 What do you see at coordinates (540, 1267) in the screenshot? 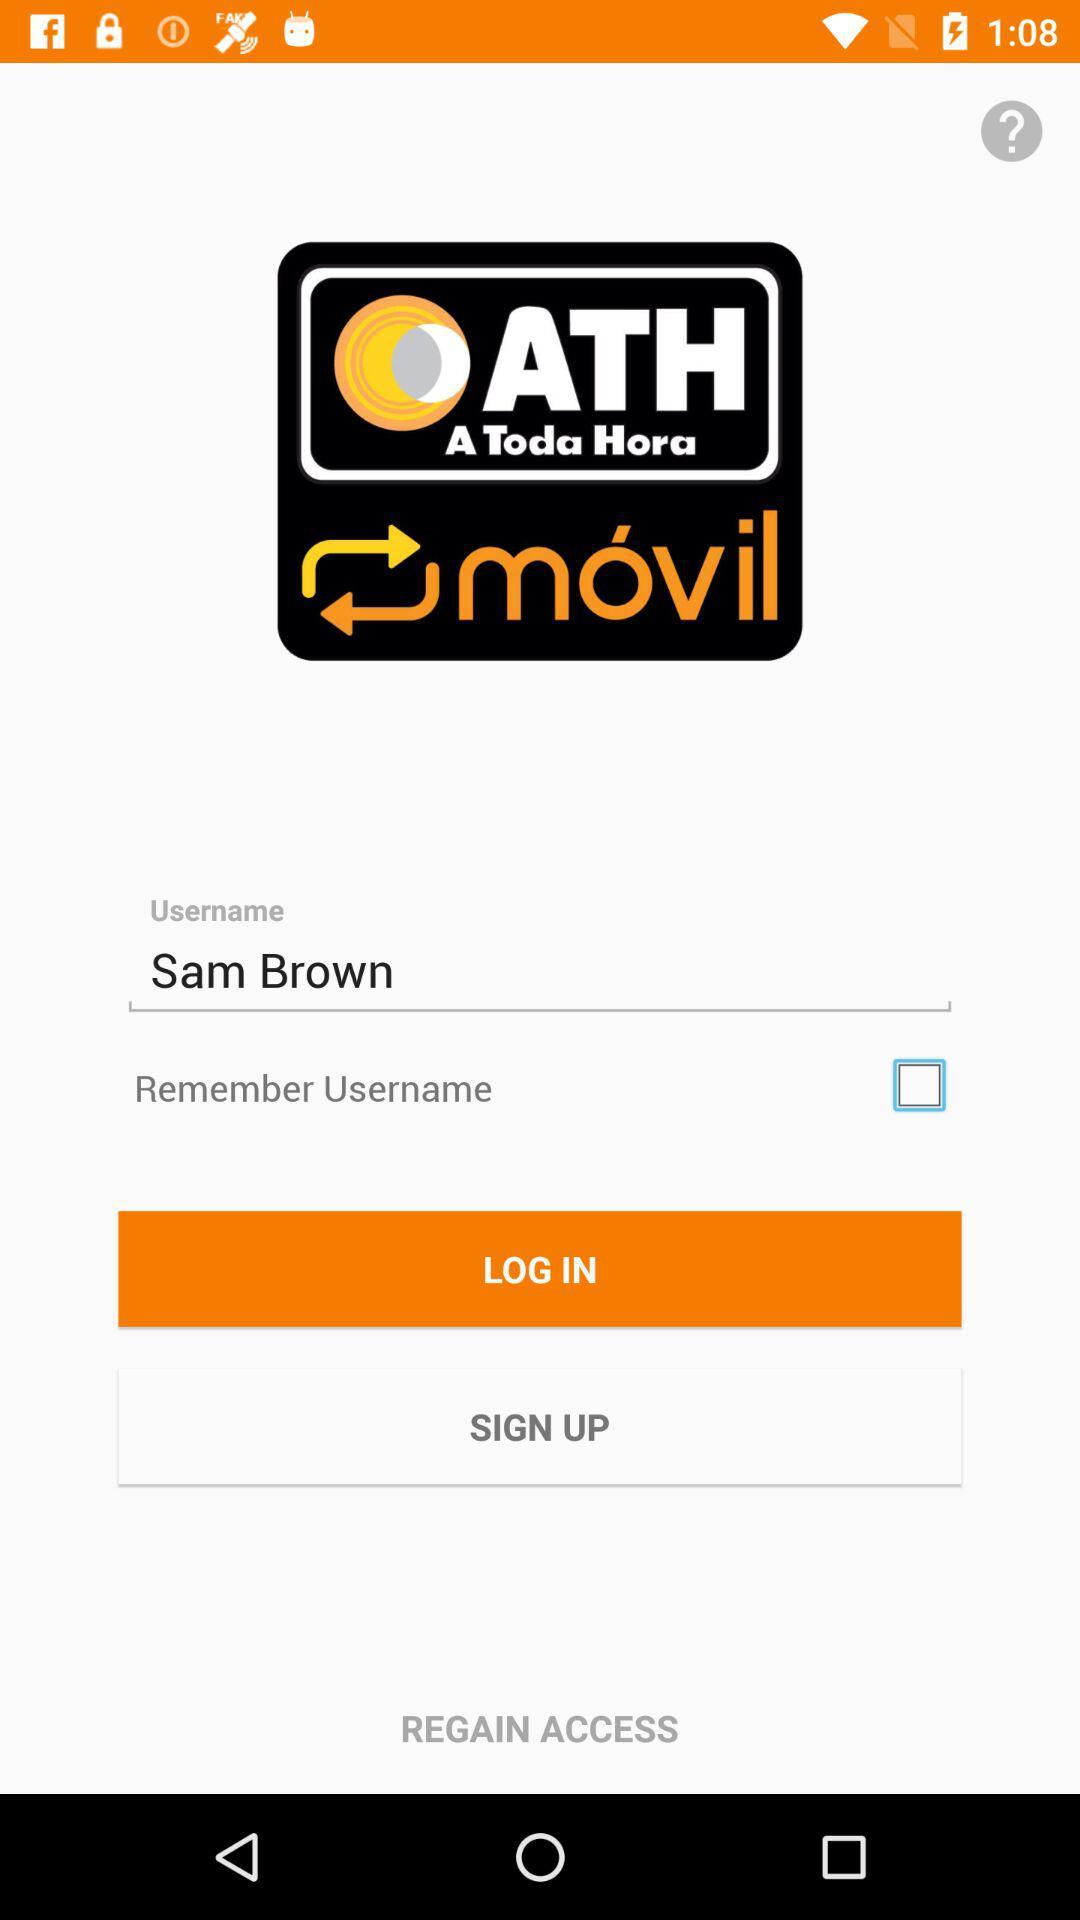
I see `the log in icon` at bounding box center [540, 1267].